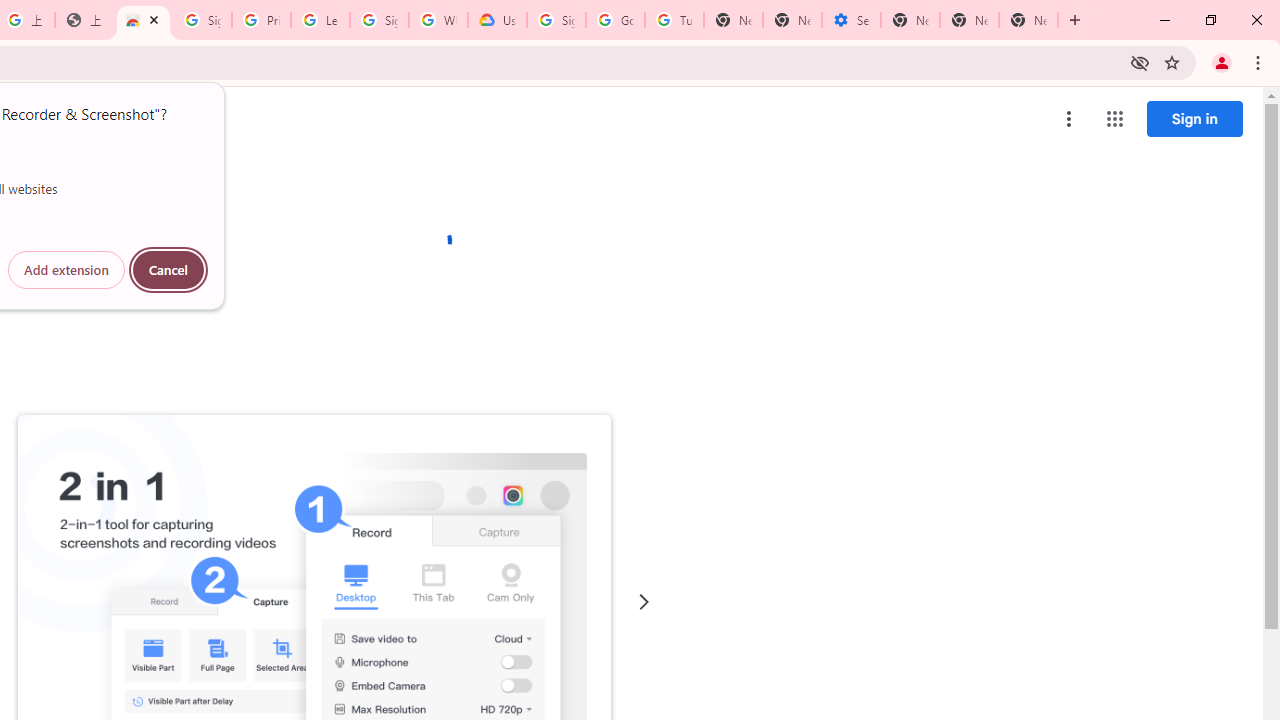  I want to click on 'Awesome Screen Recorder & Screenshot - Chrome Web Store', so click(142, 20).